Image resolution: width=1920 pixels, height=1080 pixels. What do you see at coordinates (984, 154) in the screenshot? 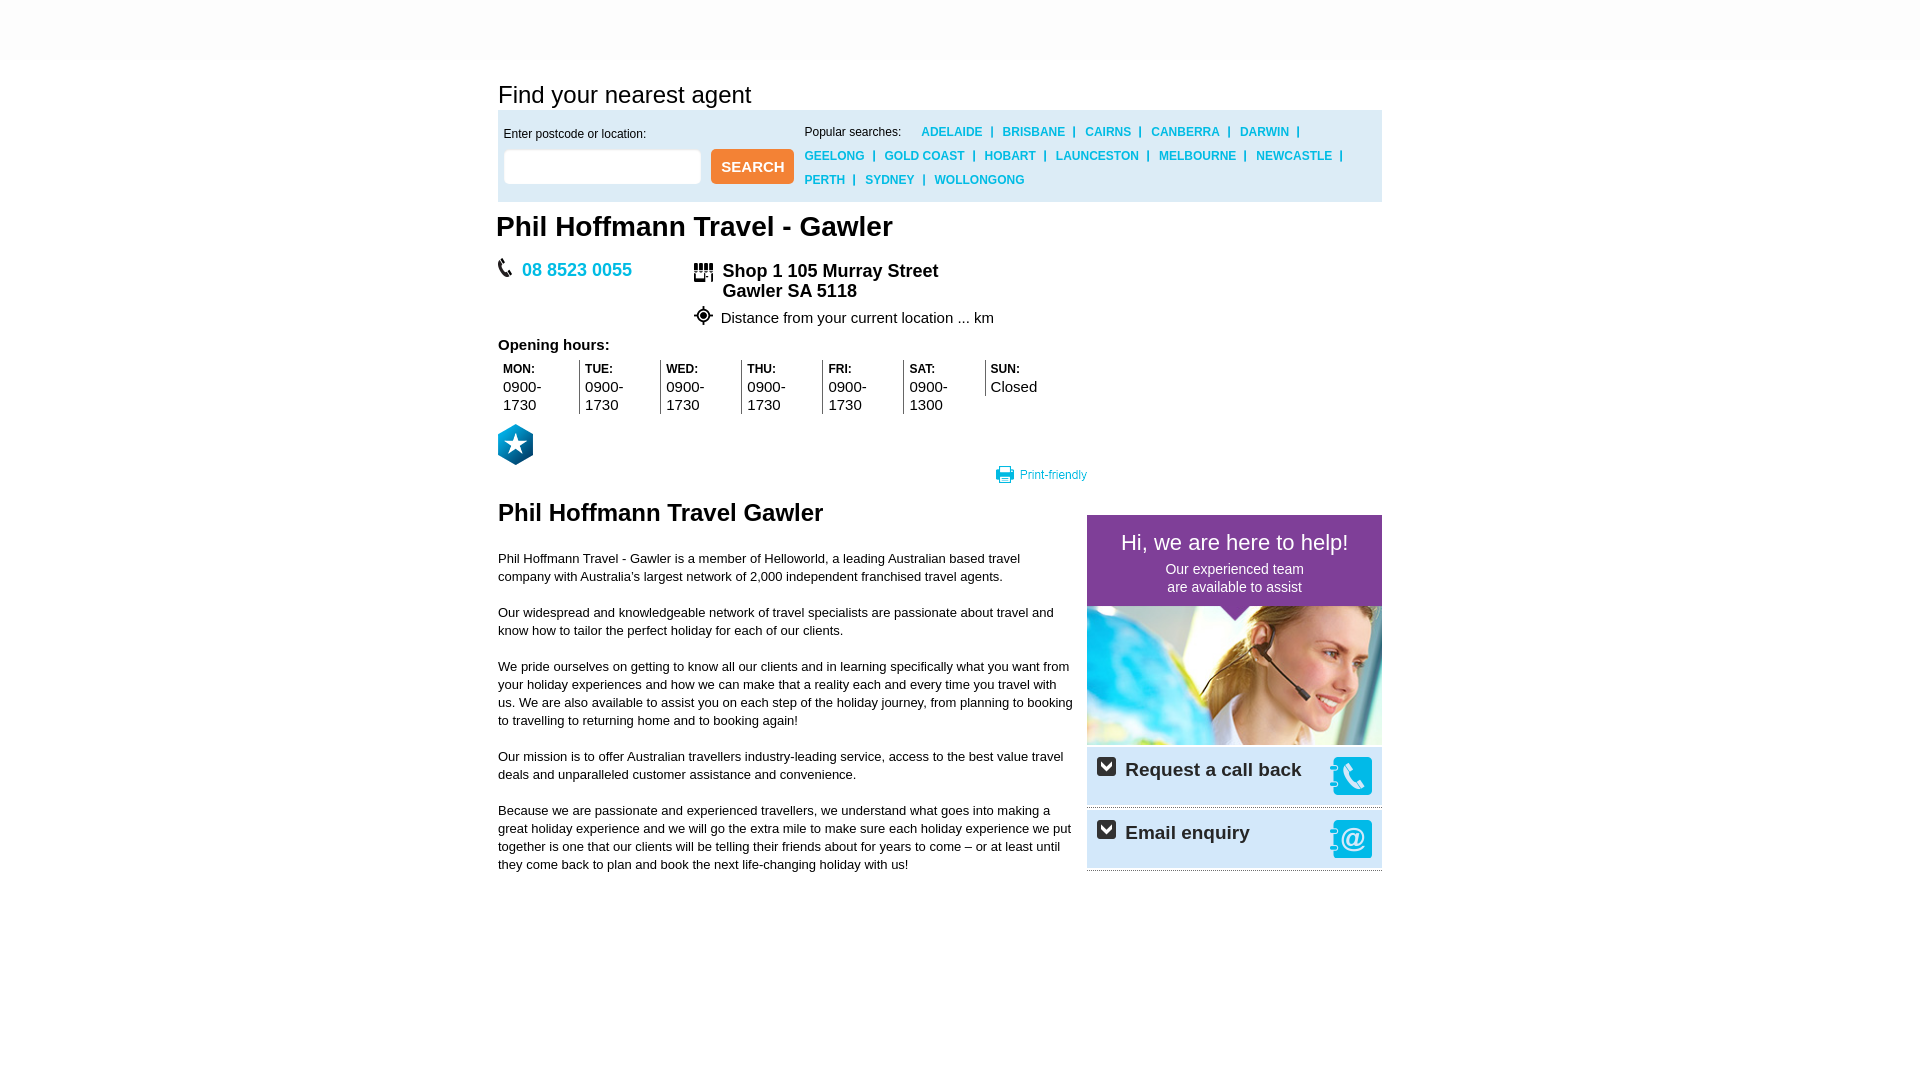
I see `'HOBART'` at bounding box center [984, 154].